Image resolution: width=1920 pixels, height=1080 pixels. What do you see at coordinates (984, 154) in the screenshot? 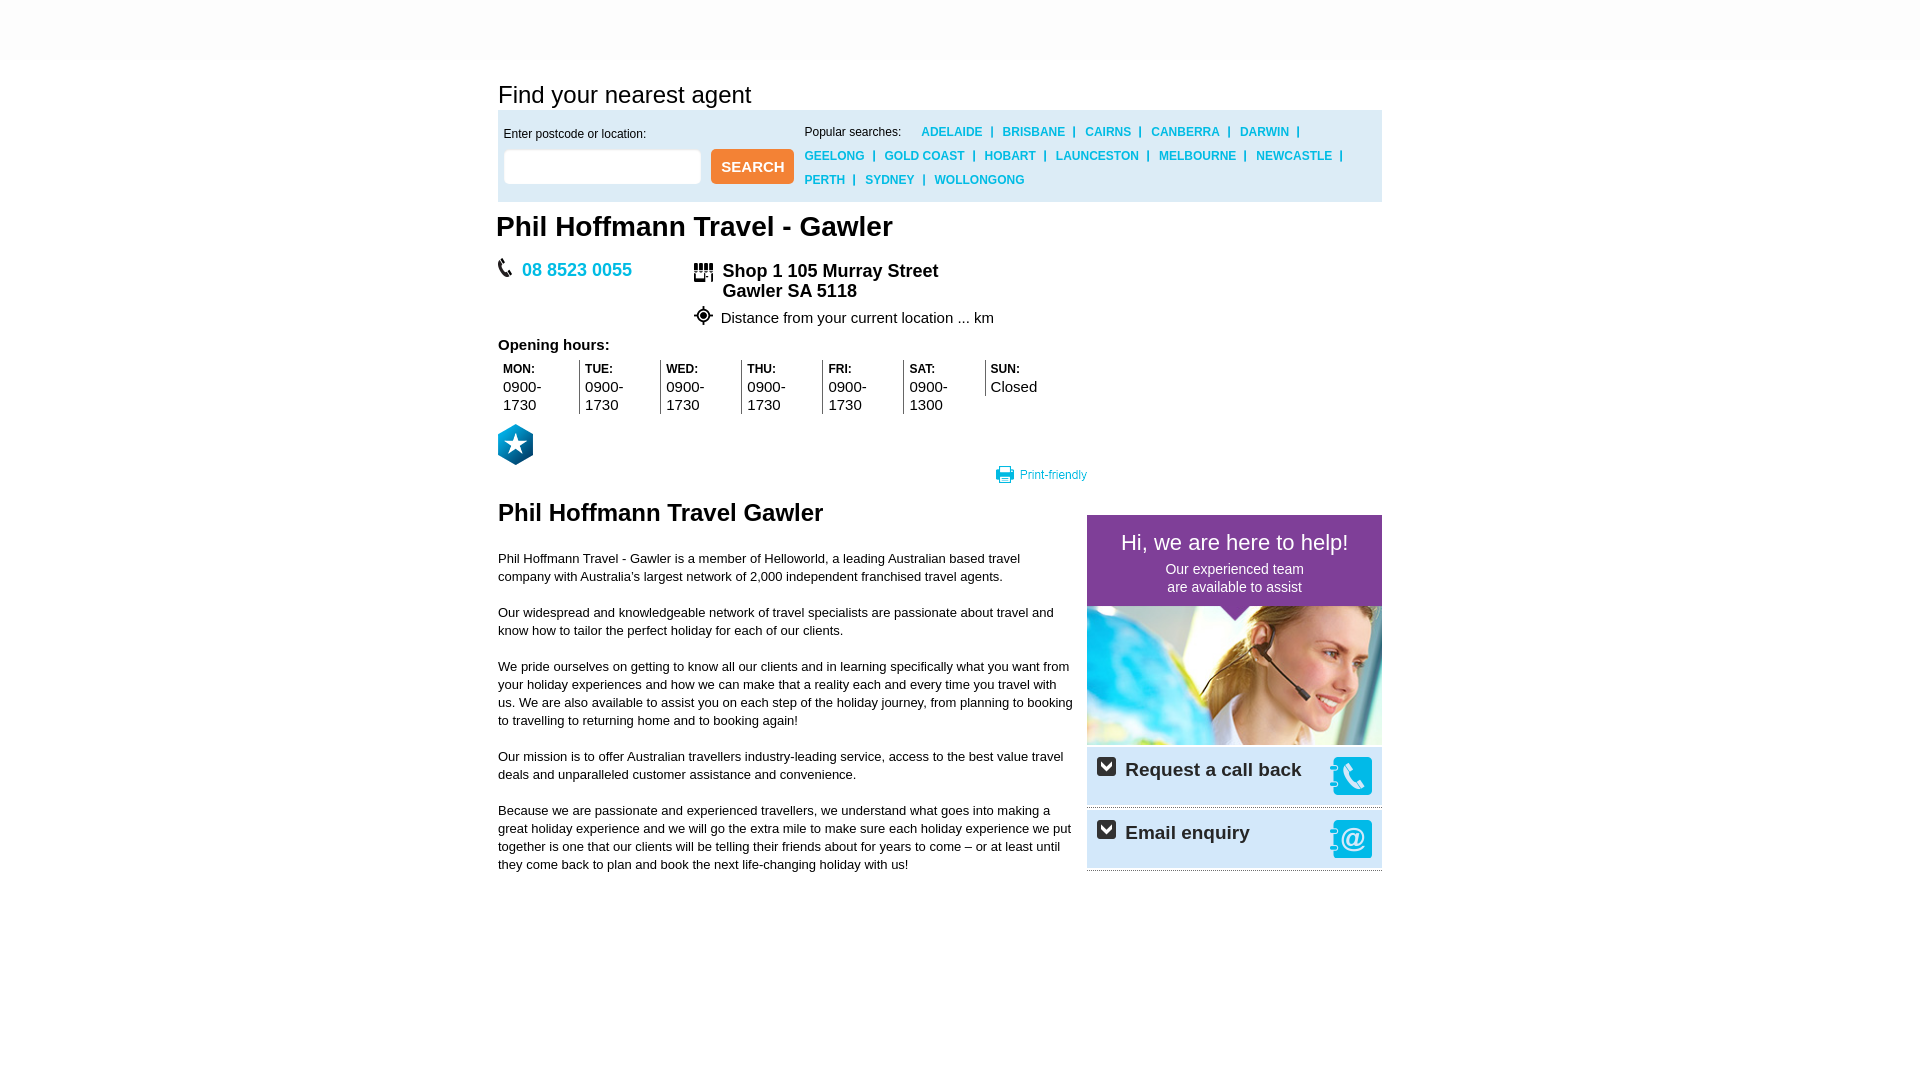
I see `'HOBART'` at bounding box center [984, 154].